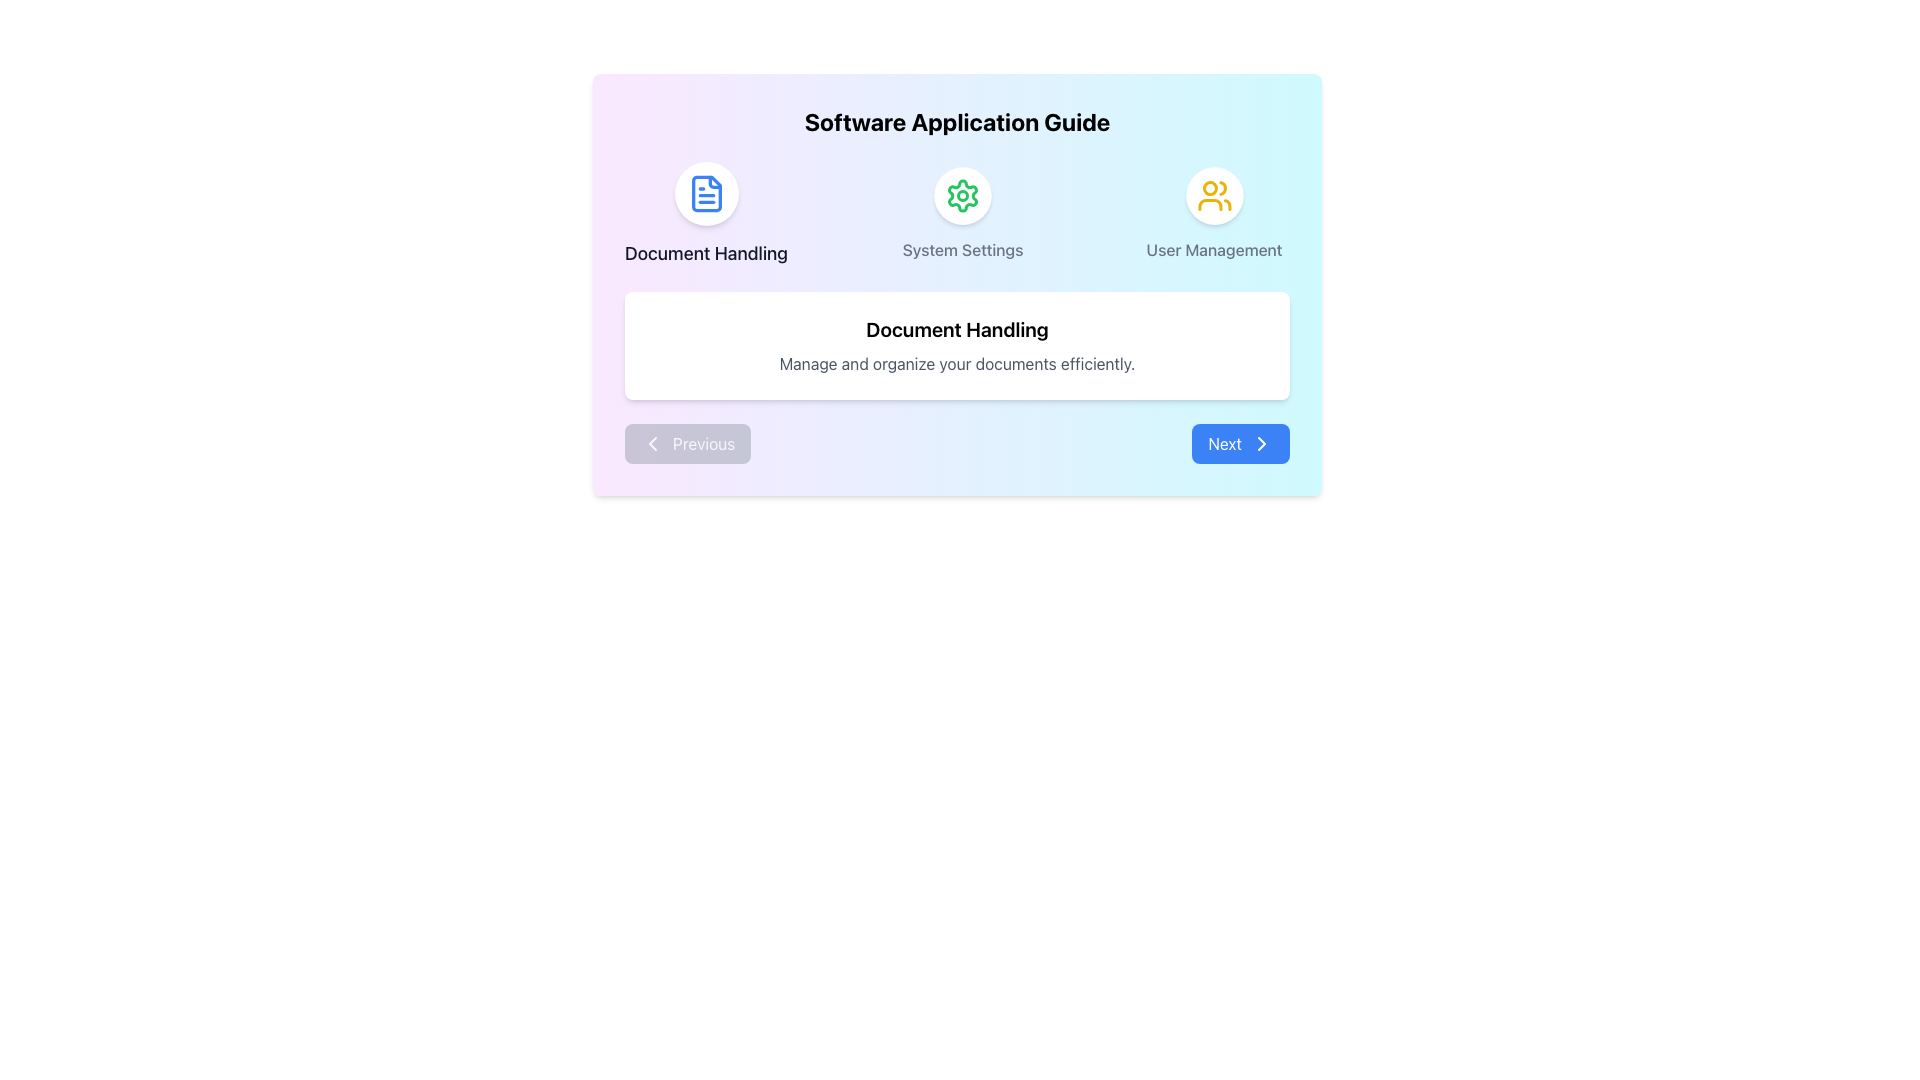  I want to click on text block that provides additional descriptive information about the 'Document Handling' feature, located directly below the title 'Document Handling.', so click(956, 363).